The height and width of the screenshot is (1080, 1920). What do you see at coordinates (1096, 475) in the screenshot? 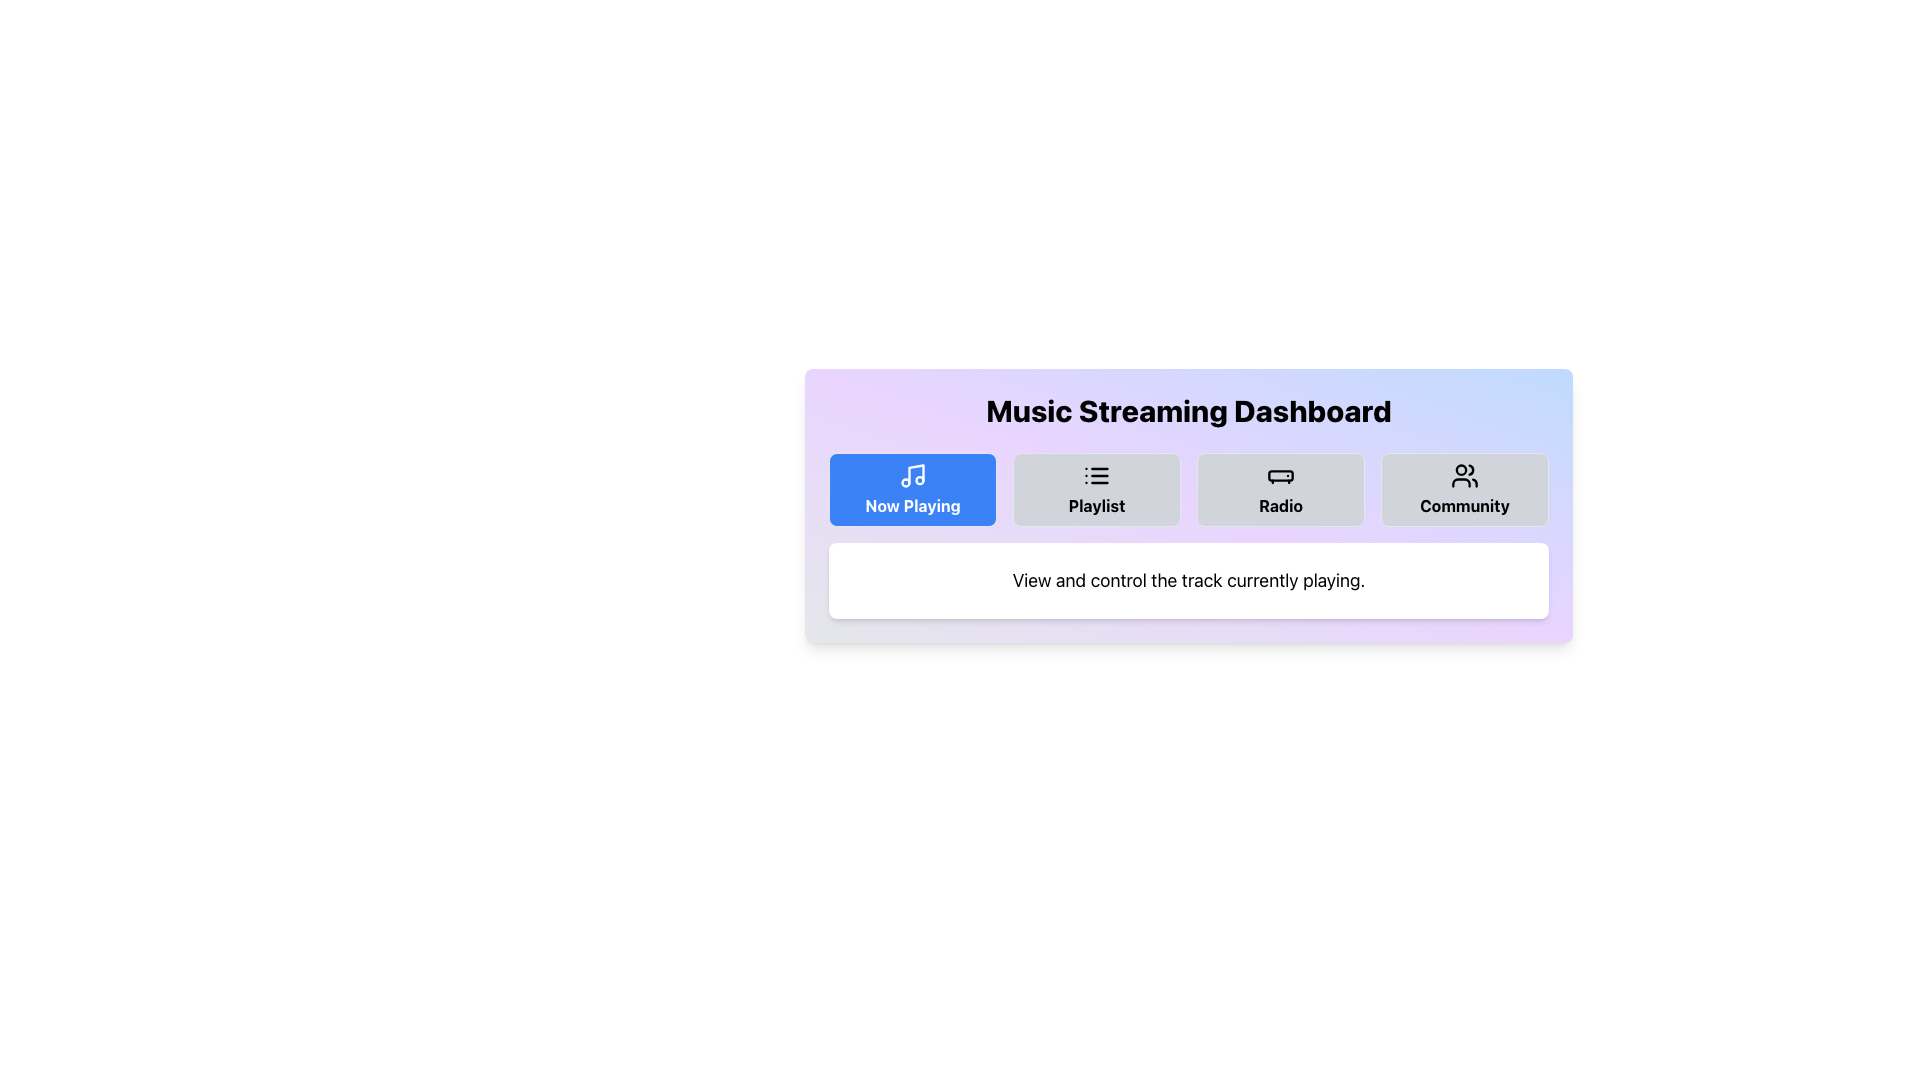
I see `the 'Playlist' icon, which visually represents the 'Playlist' feature and is centered within the button labeled 'Playlist'` at bounding box center [1096, 475].